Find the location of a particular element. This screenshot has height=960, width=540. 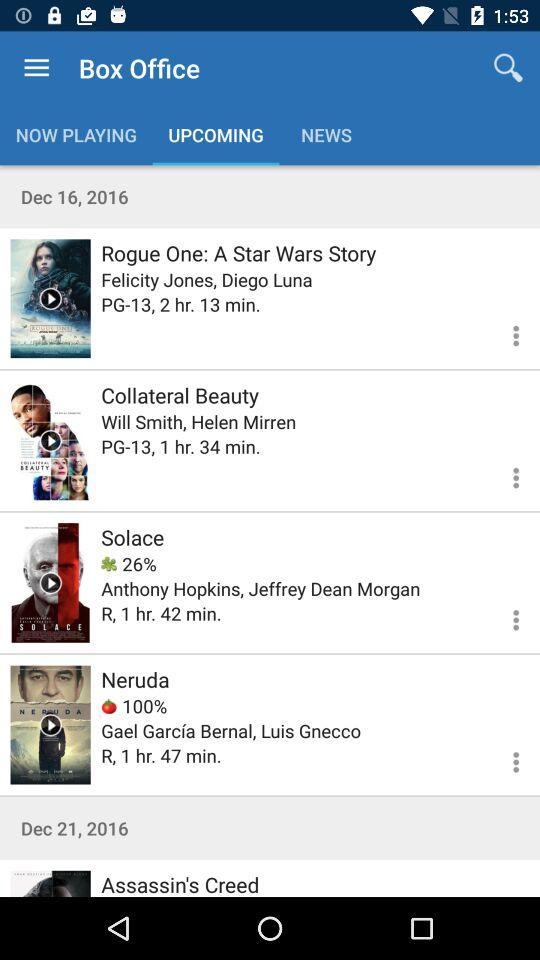

icon above the pg 13 2 icon is located at coordinates (205, 278).